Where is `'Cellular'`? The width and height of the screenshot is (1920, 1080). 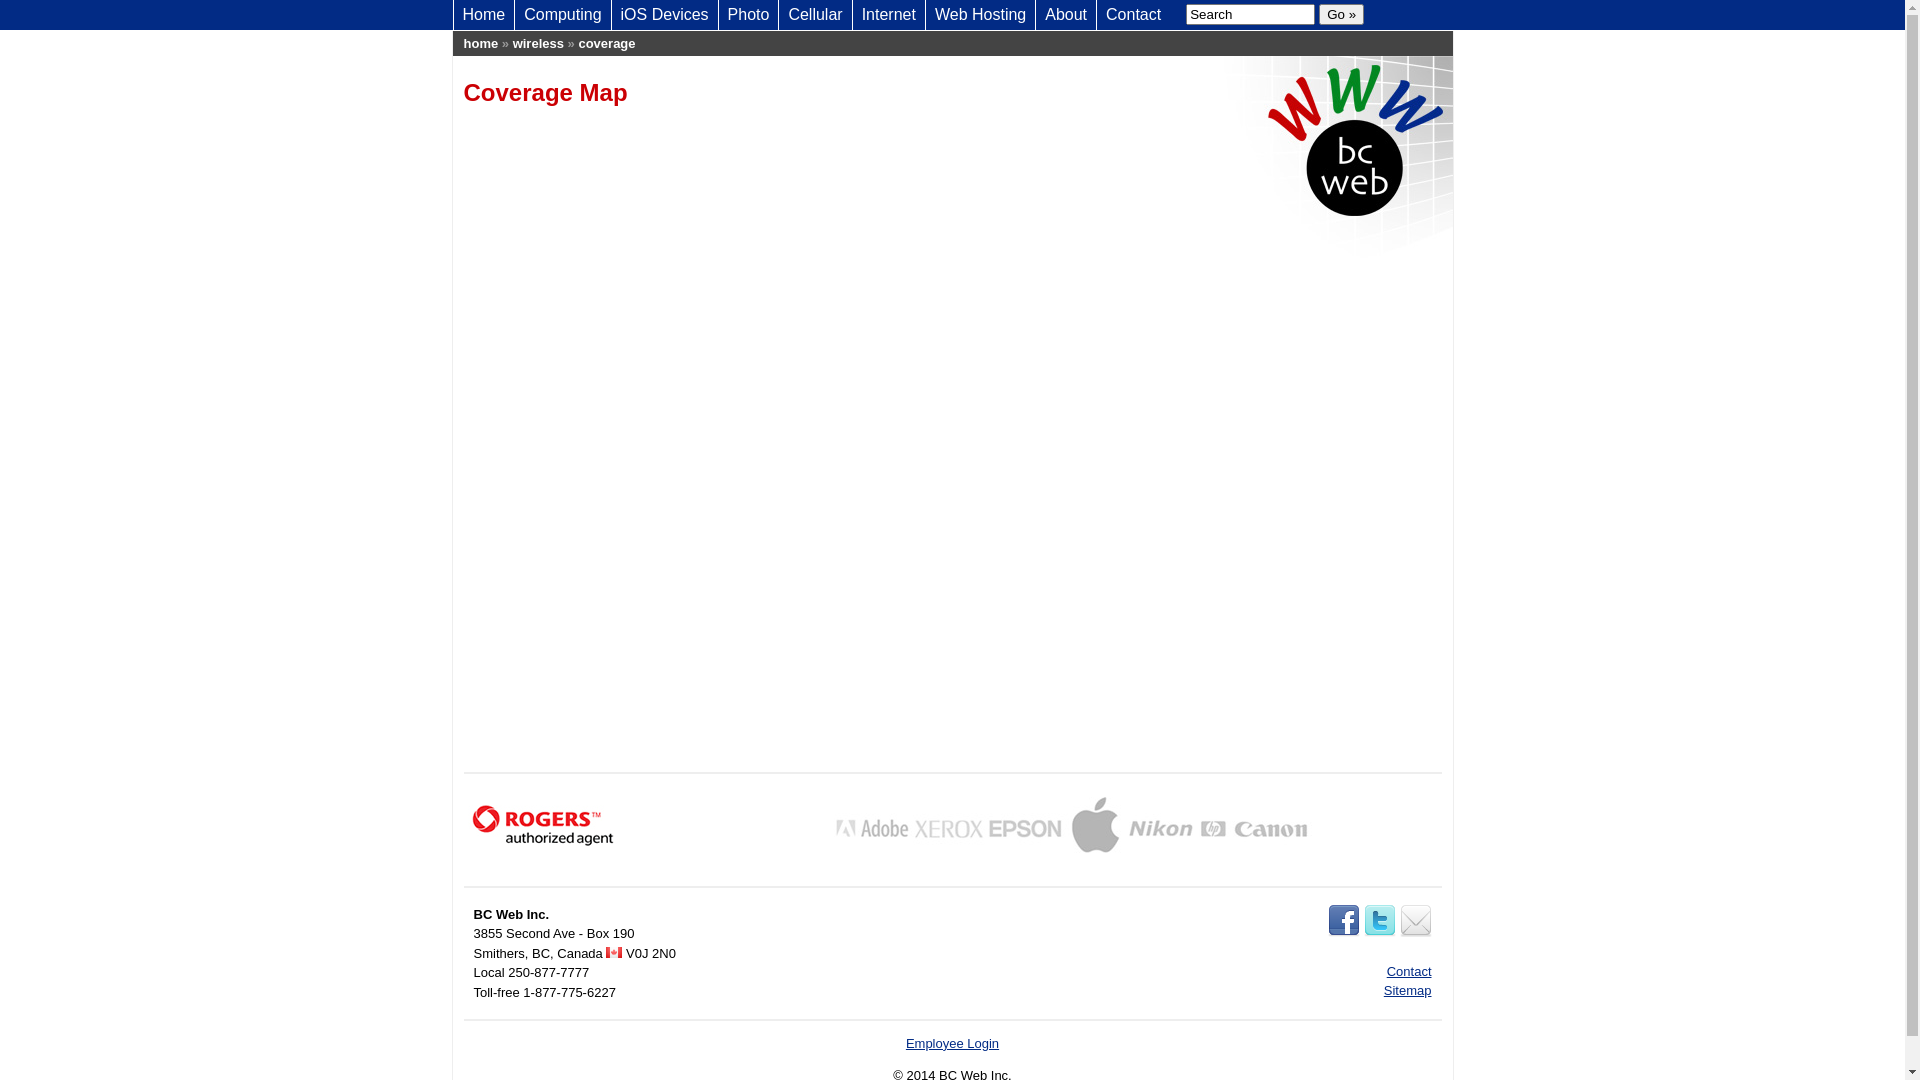 'Cellular' is located at coordinates (777, 15).